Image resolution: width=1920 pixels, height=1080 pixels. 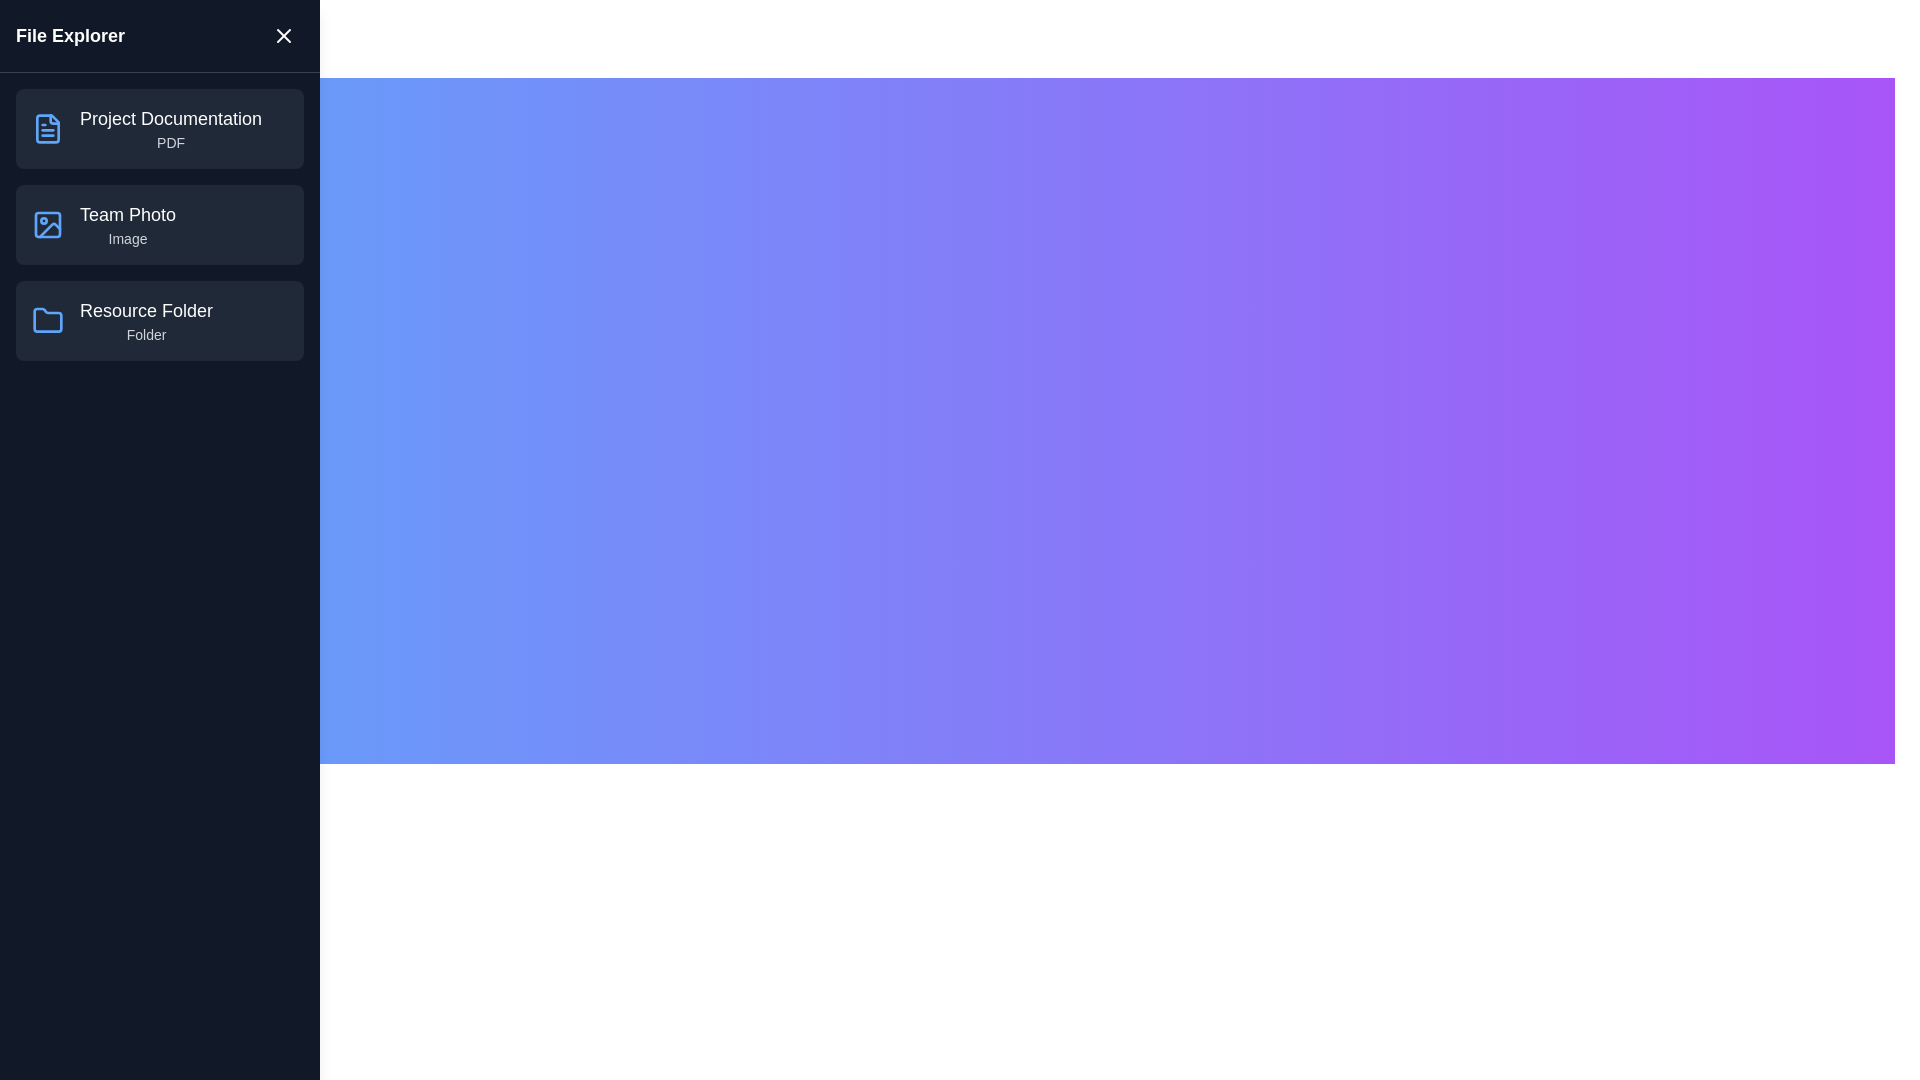 What do you see at coordinates (144, 616) in the screenshot?
I see `the 'Toggle Drawer' button to toggle the visibility of the file explorer drawer` at bounding box center [144, 616].